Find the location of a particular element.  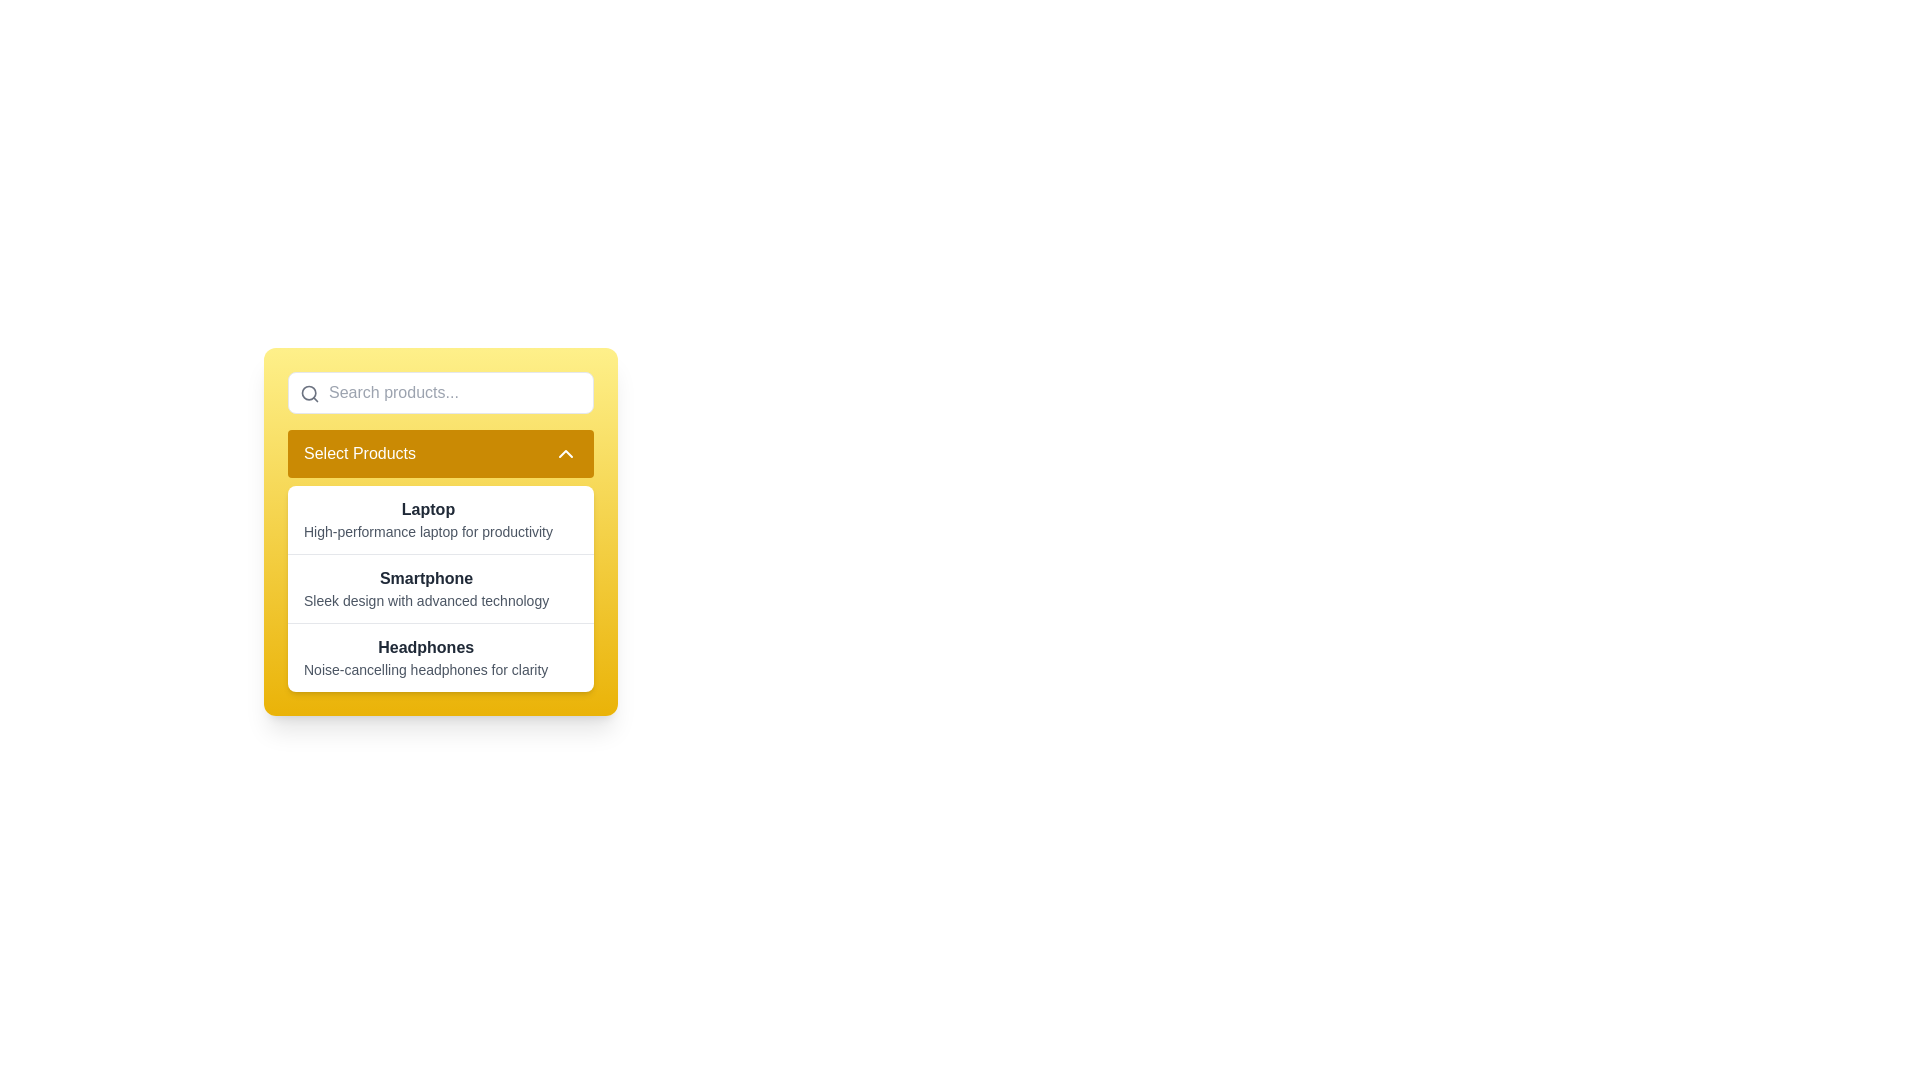

the small gray search icon resembling a magnifying glass located on the left side of the search bar input field is located at coordinates (309, 393).